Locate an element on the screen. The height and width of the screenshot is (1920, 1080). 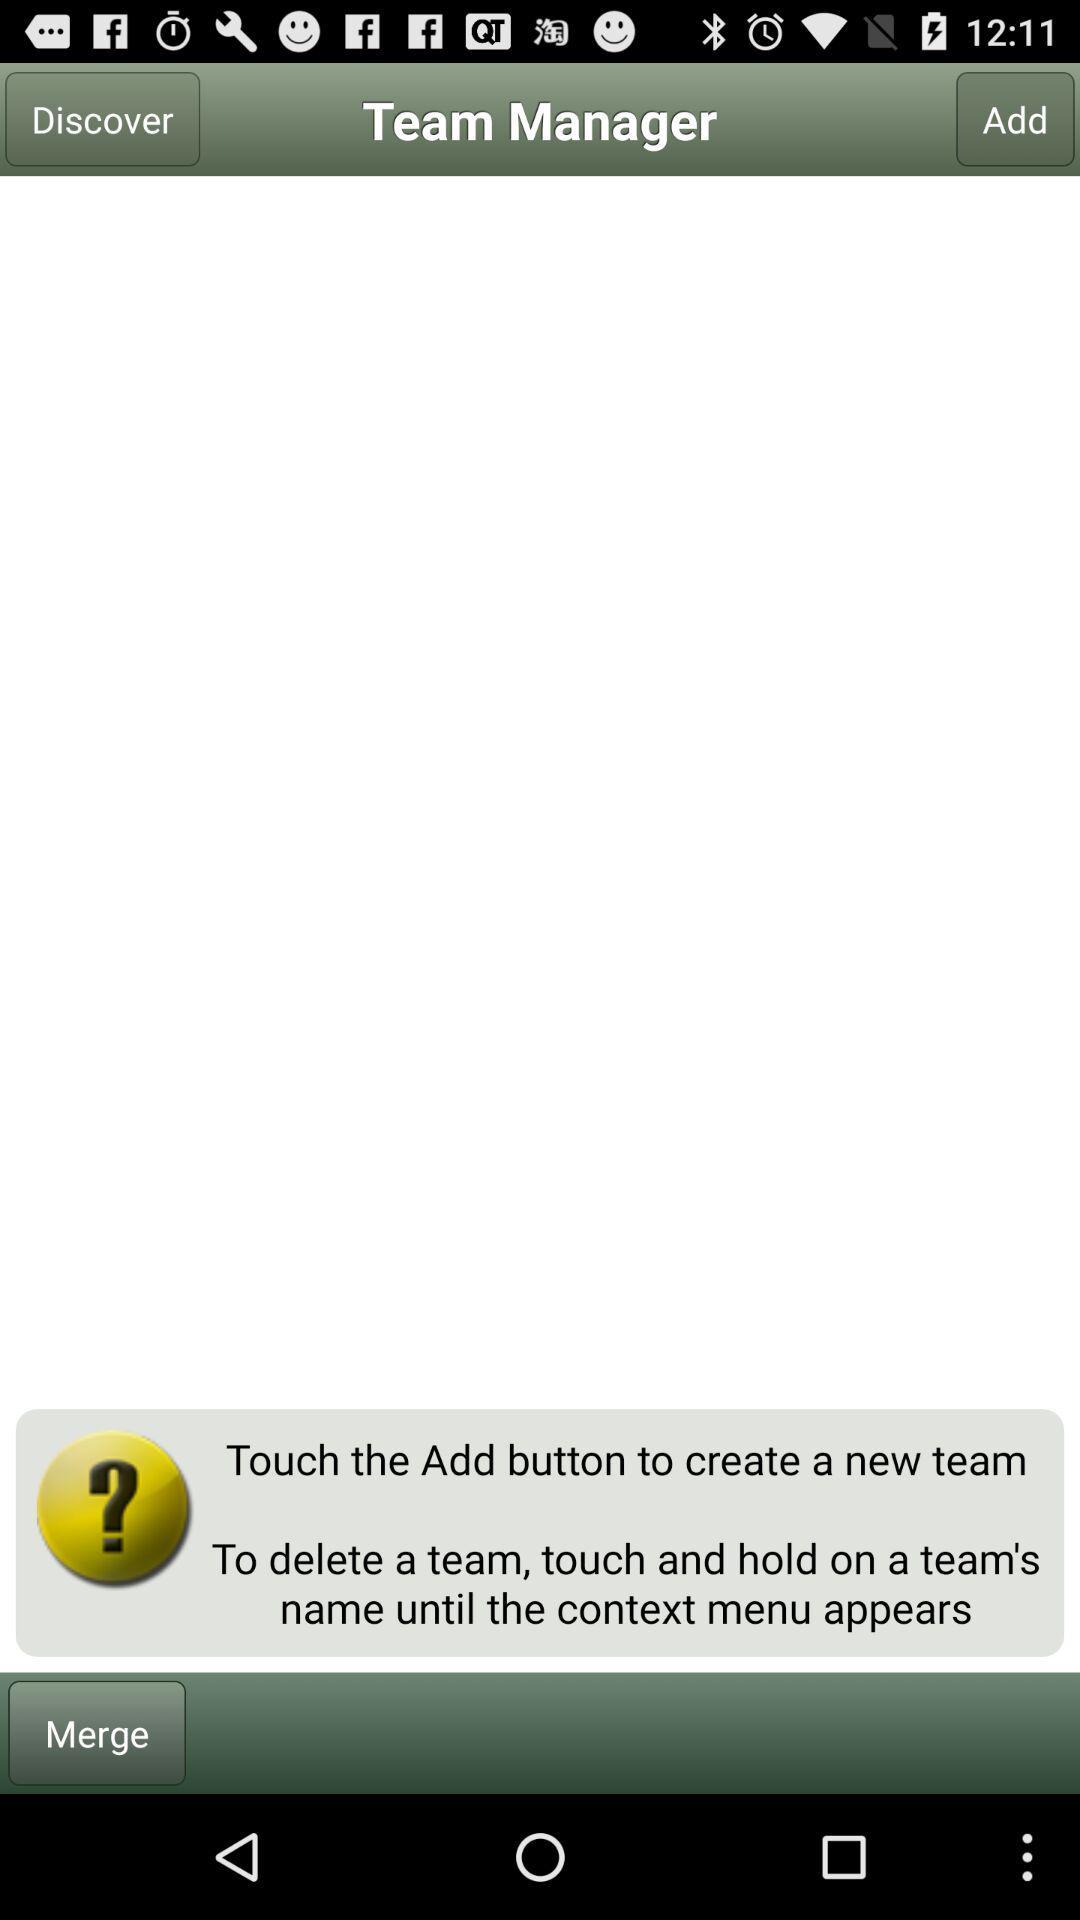
merge icon is located at coordinates (97, 1732).